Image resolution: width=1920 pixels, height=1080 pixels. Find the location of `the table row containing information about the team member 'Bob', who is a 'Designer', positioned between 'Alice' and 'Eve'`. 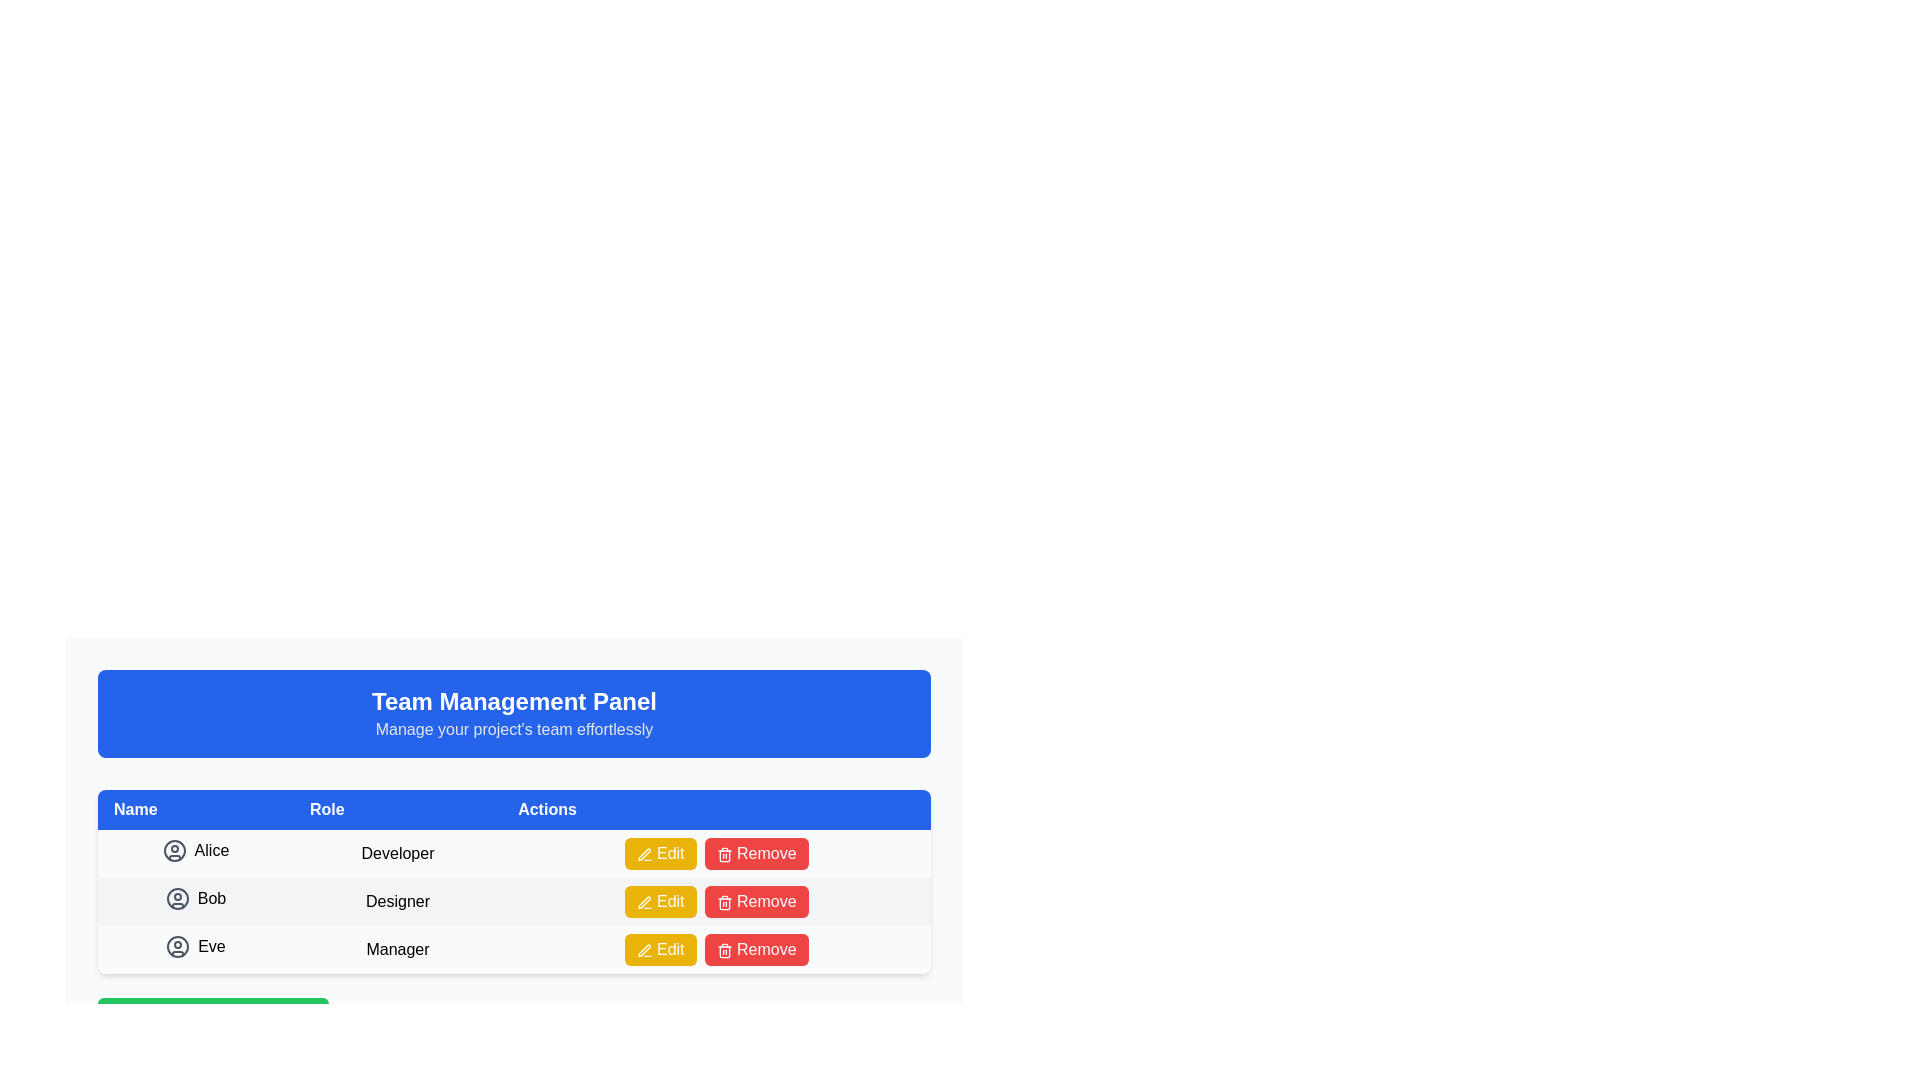

the table row containing information about the team member 'Bob', who is a 'Designer', positioned between 'Alice' and 'Eve' is located at coordinates (514, 881).